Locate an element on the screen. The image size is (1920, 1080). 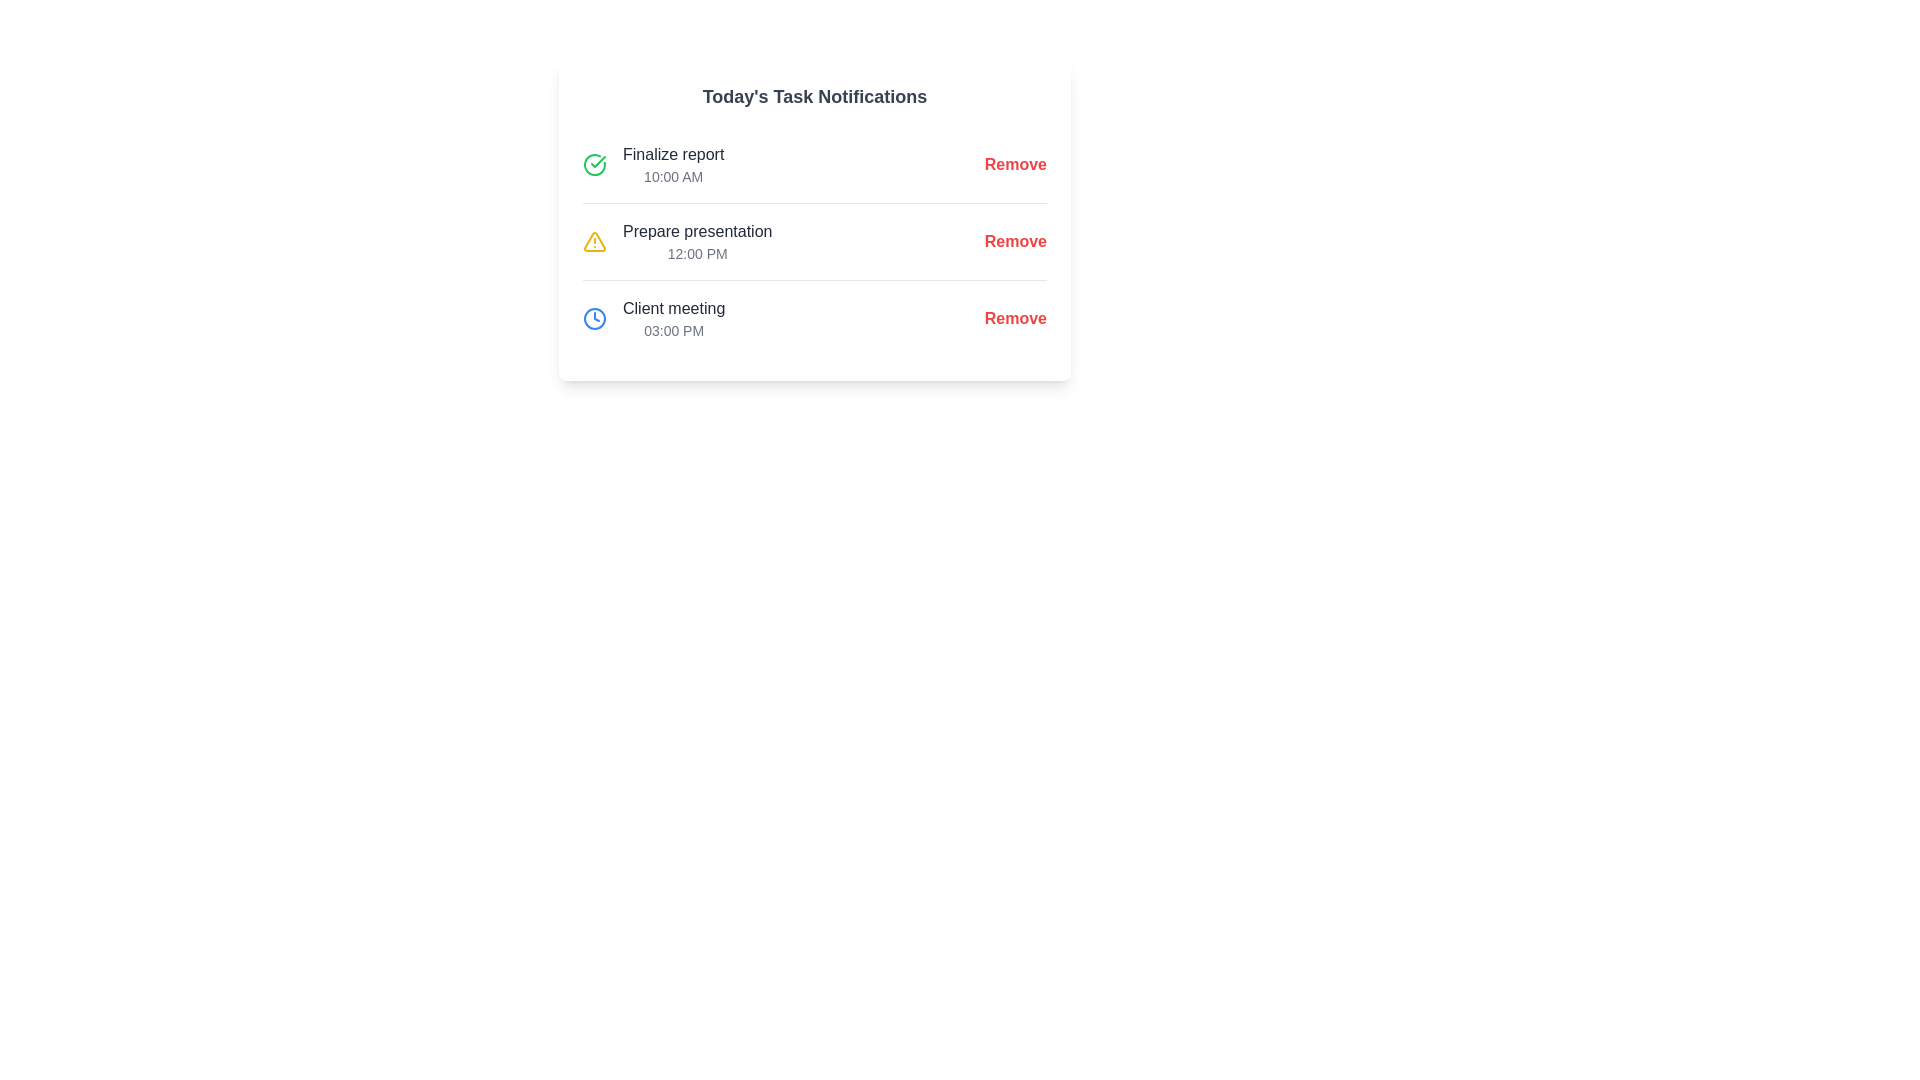
the 'Remove' button styled in bold red font, located at the far-right side next to 'Finalize report' and '10:00 AM' is located at coordinates (1015, 164).